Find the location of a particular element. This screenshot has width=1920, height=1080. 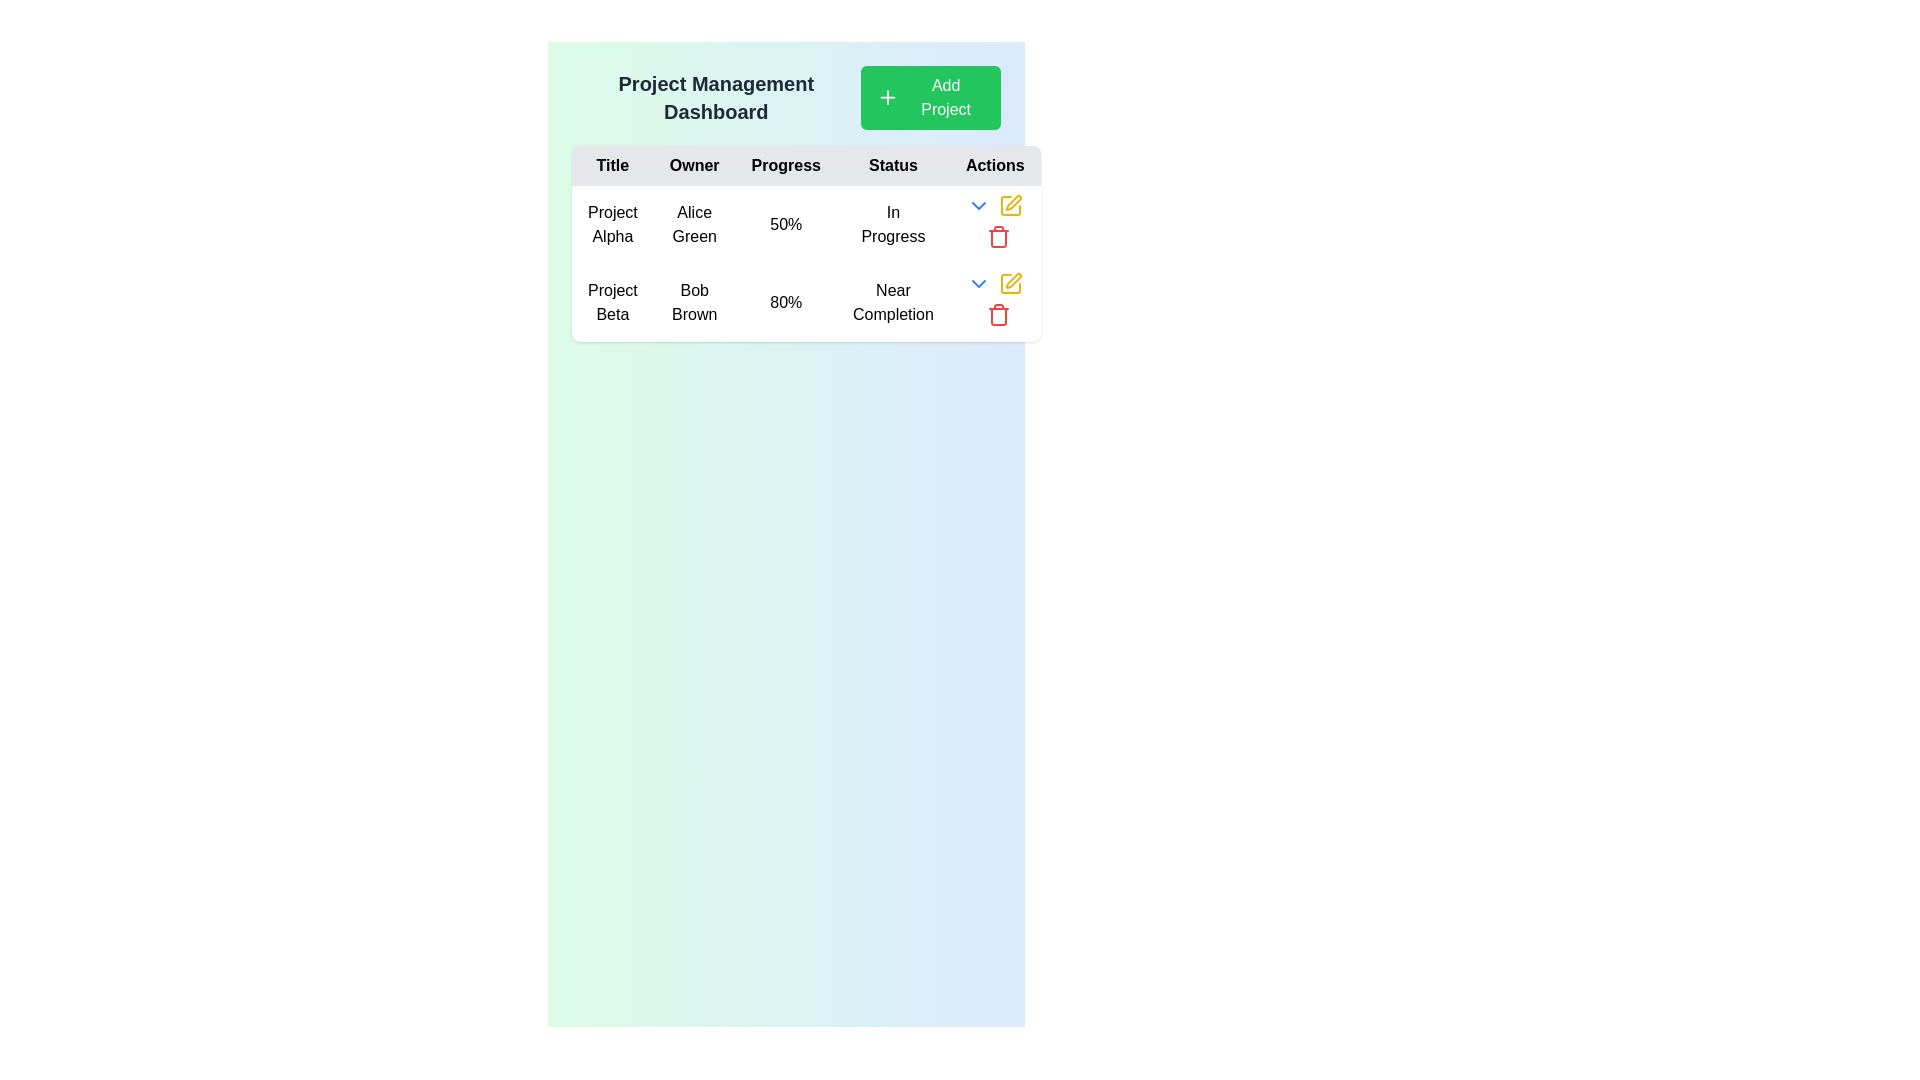

the trash can icon button located in the 'Actions' column for the row labeled 'Project Beta' is located at coordinates (995, 303).